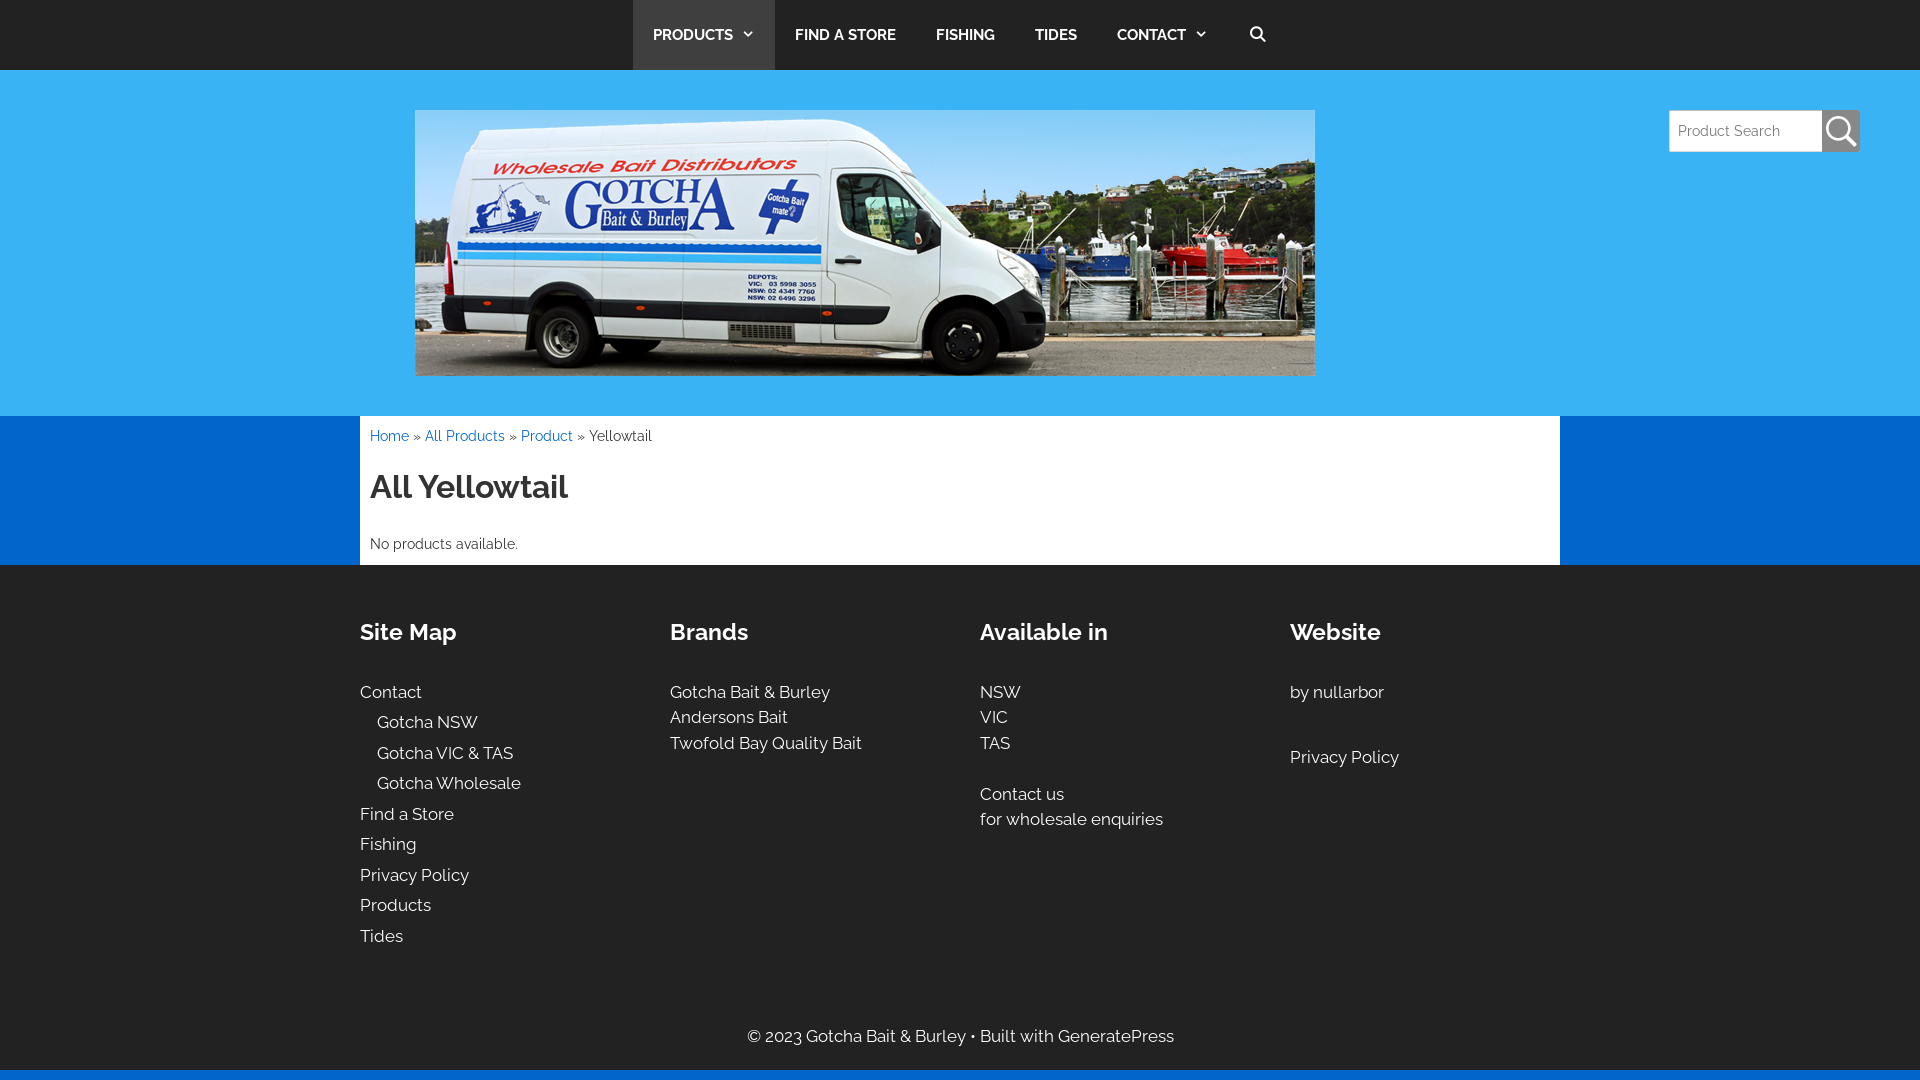 The image size is (1920, 1080). Describe the element at coordinates (965, 34) in the screenshot. I see `'FISHING'` at that location.